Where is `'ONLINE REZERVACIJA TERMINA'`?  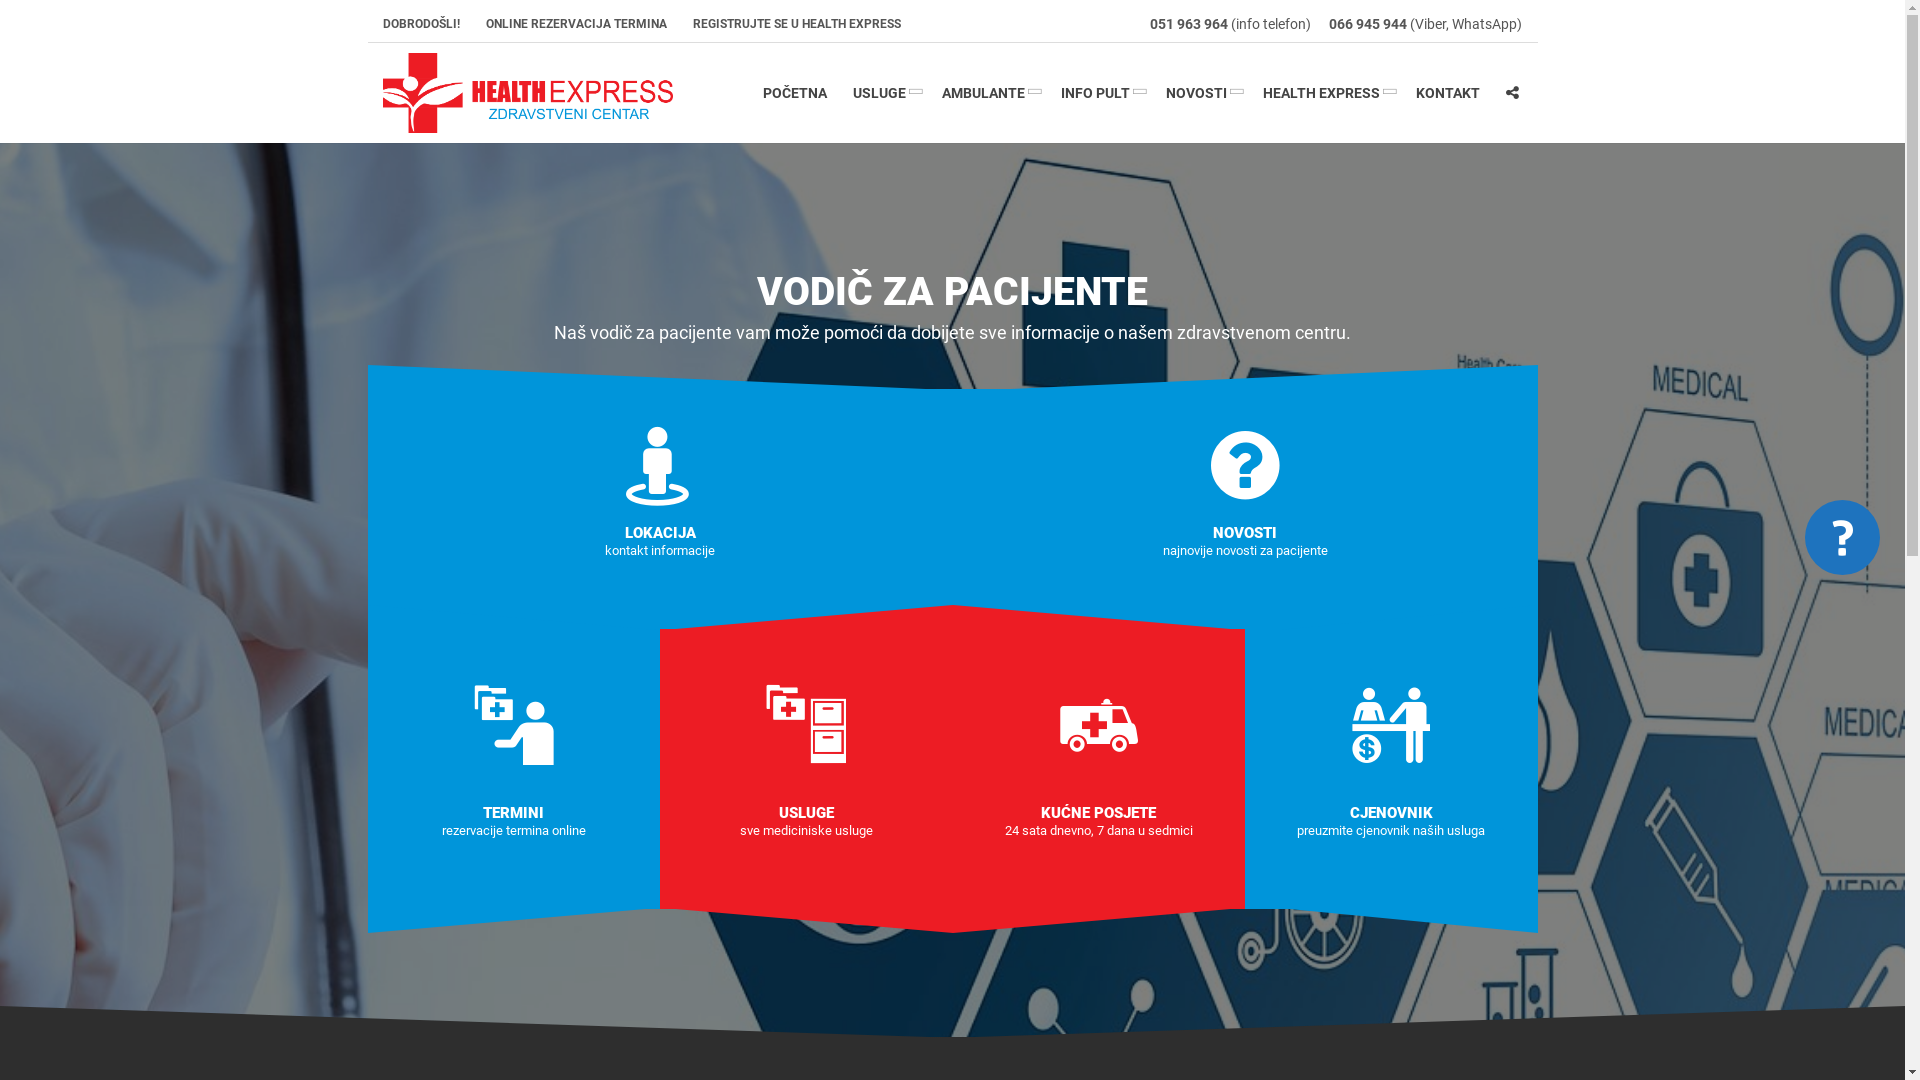
'ONLINE REZERVACIJA TERMINA' is located at coordinates (574, 23).